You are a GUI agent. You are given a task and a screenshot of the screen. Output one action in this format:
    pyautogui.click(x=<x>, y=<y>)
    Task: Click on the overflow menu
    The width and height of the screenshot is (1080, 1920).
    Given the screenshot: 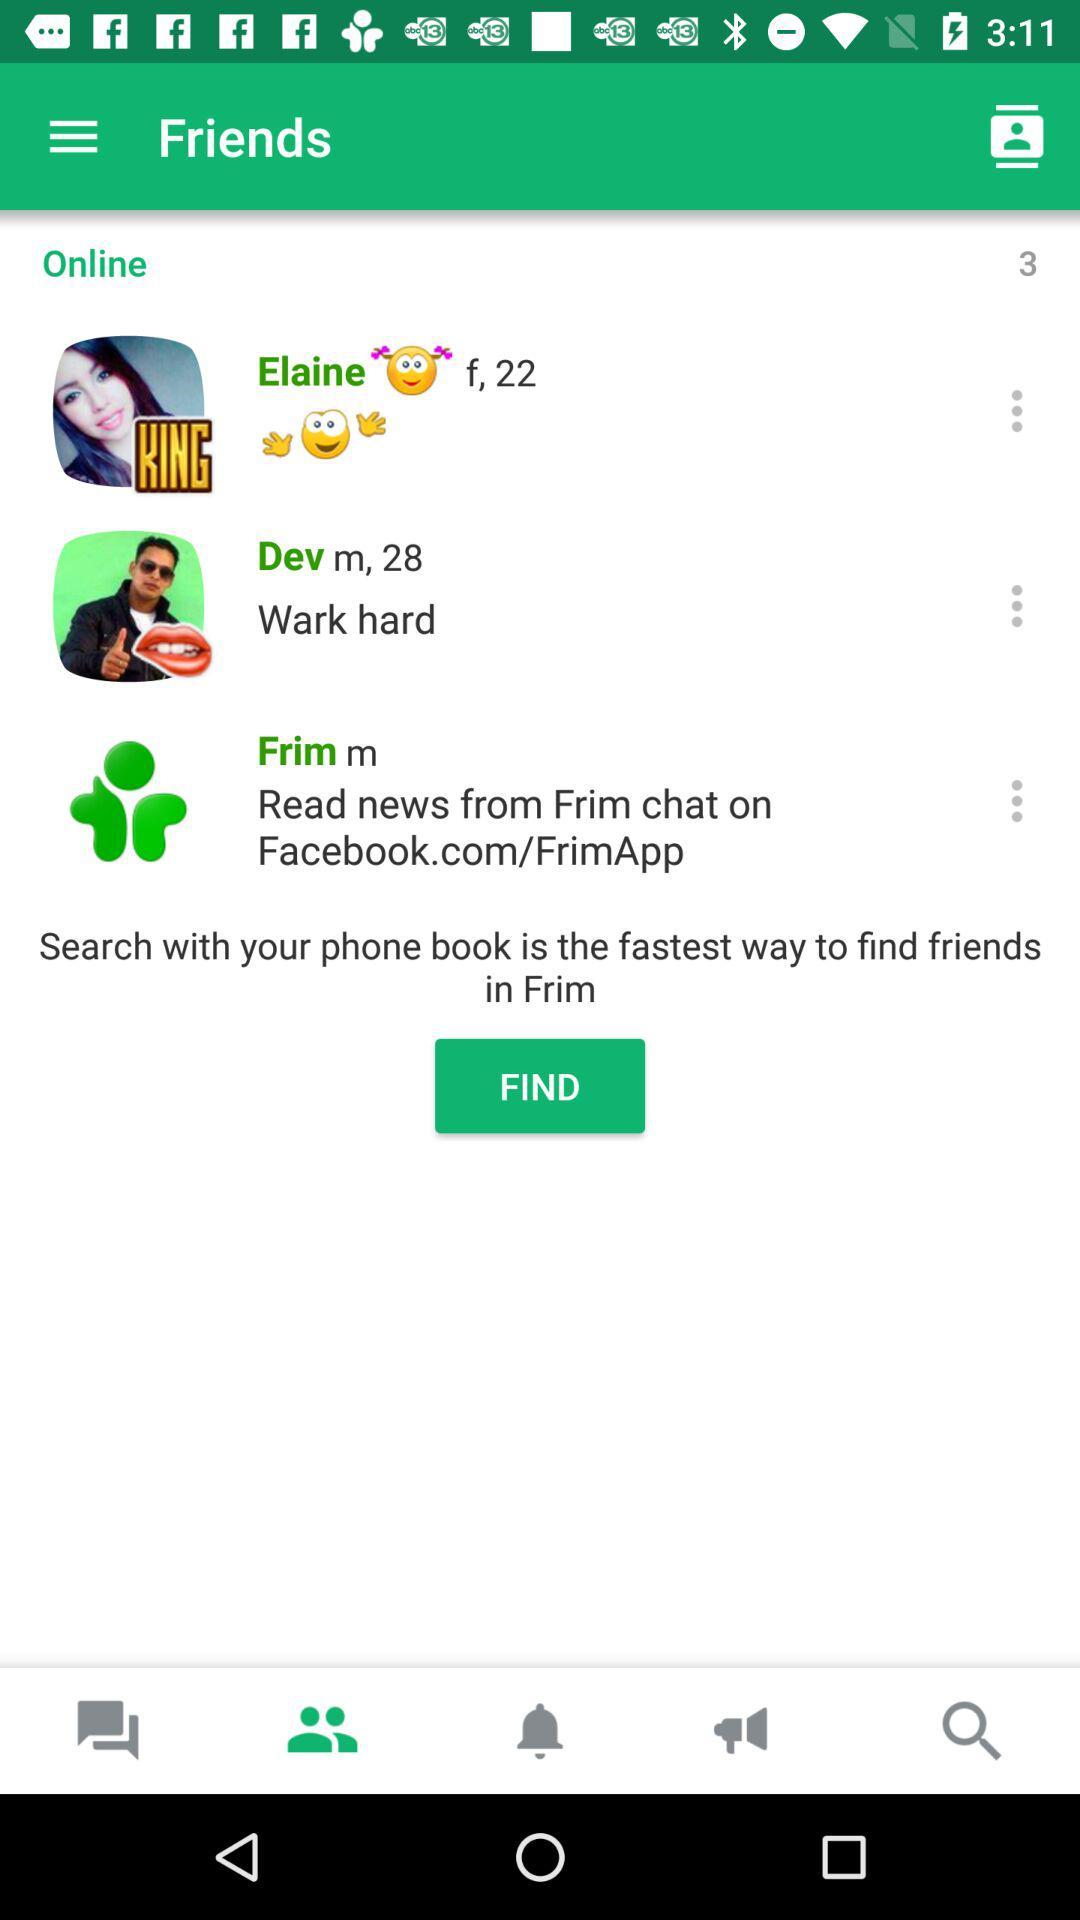 What is the action you would take?
    pyautogui.click(x=1017, y=604)
    